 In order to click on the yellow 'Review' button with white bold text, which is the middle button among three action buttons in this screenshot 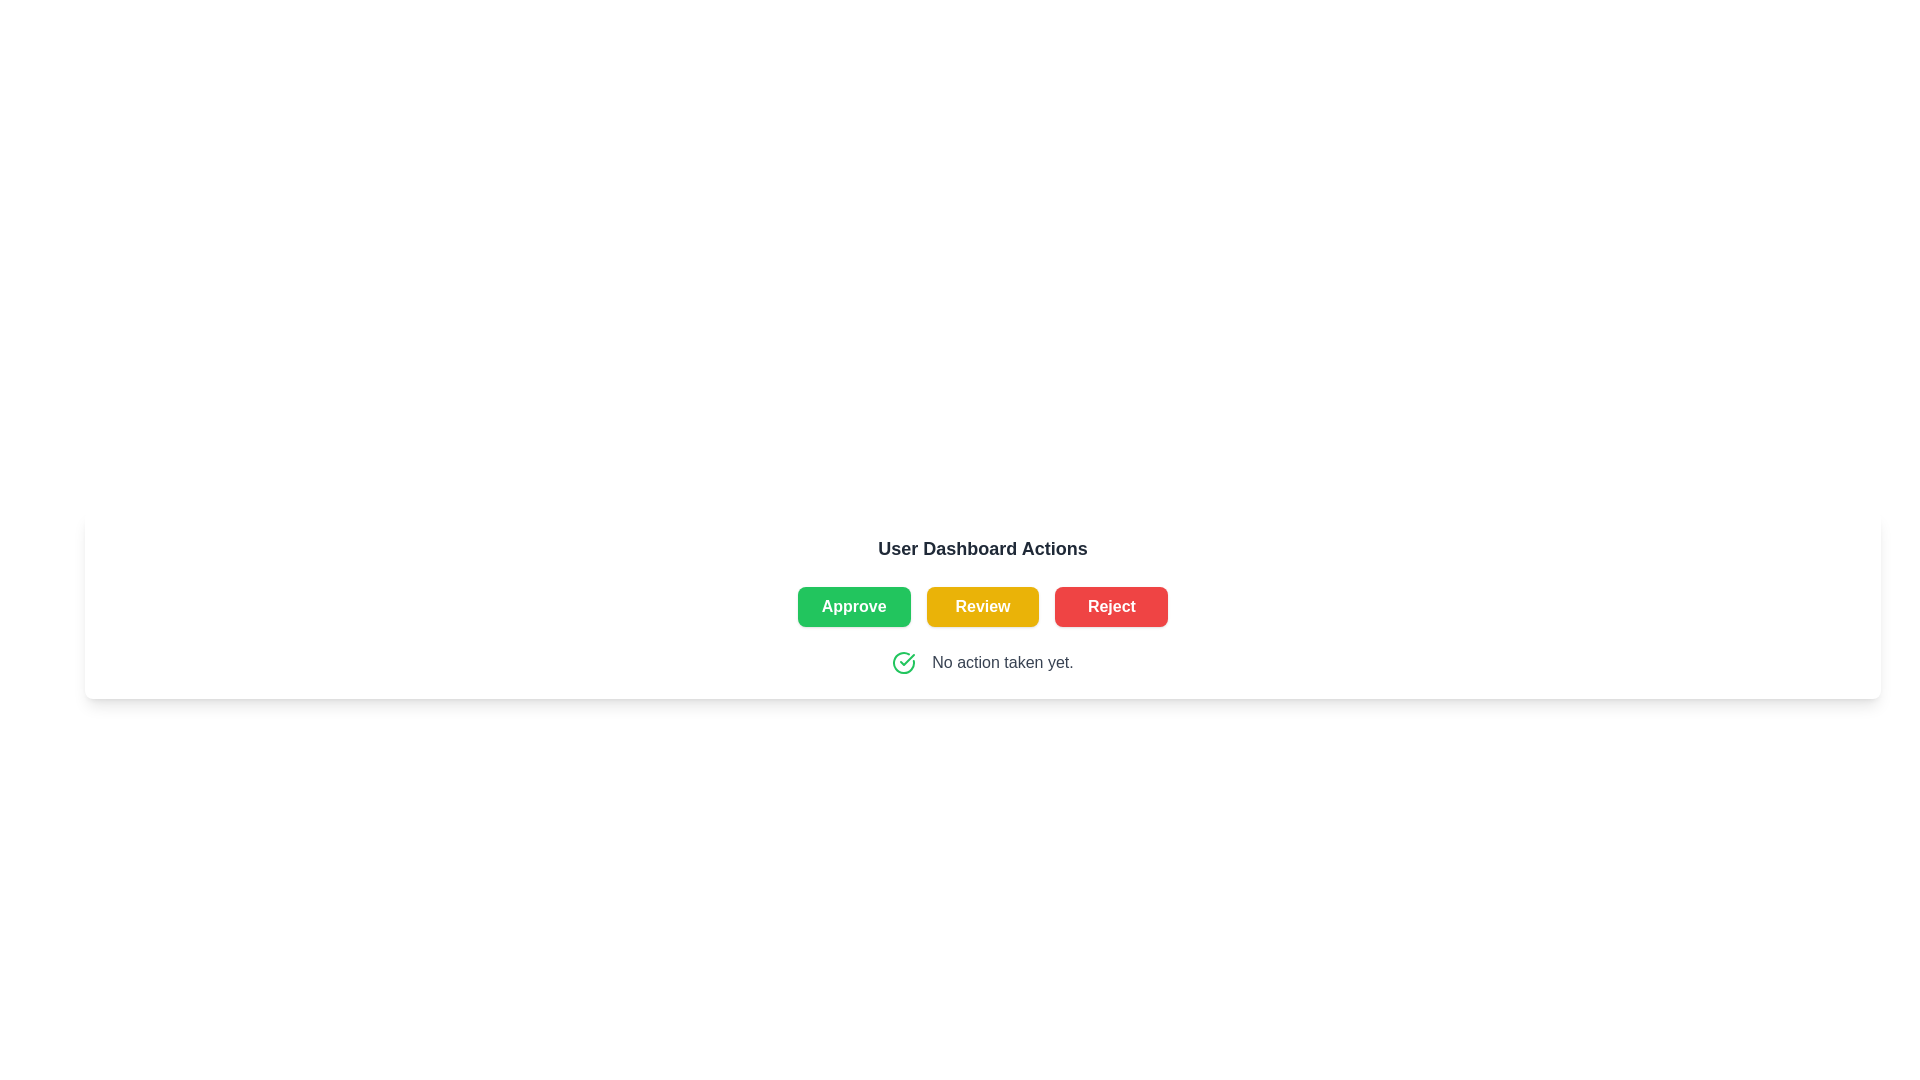, I will do `click(983, 605)`.